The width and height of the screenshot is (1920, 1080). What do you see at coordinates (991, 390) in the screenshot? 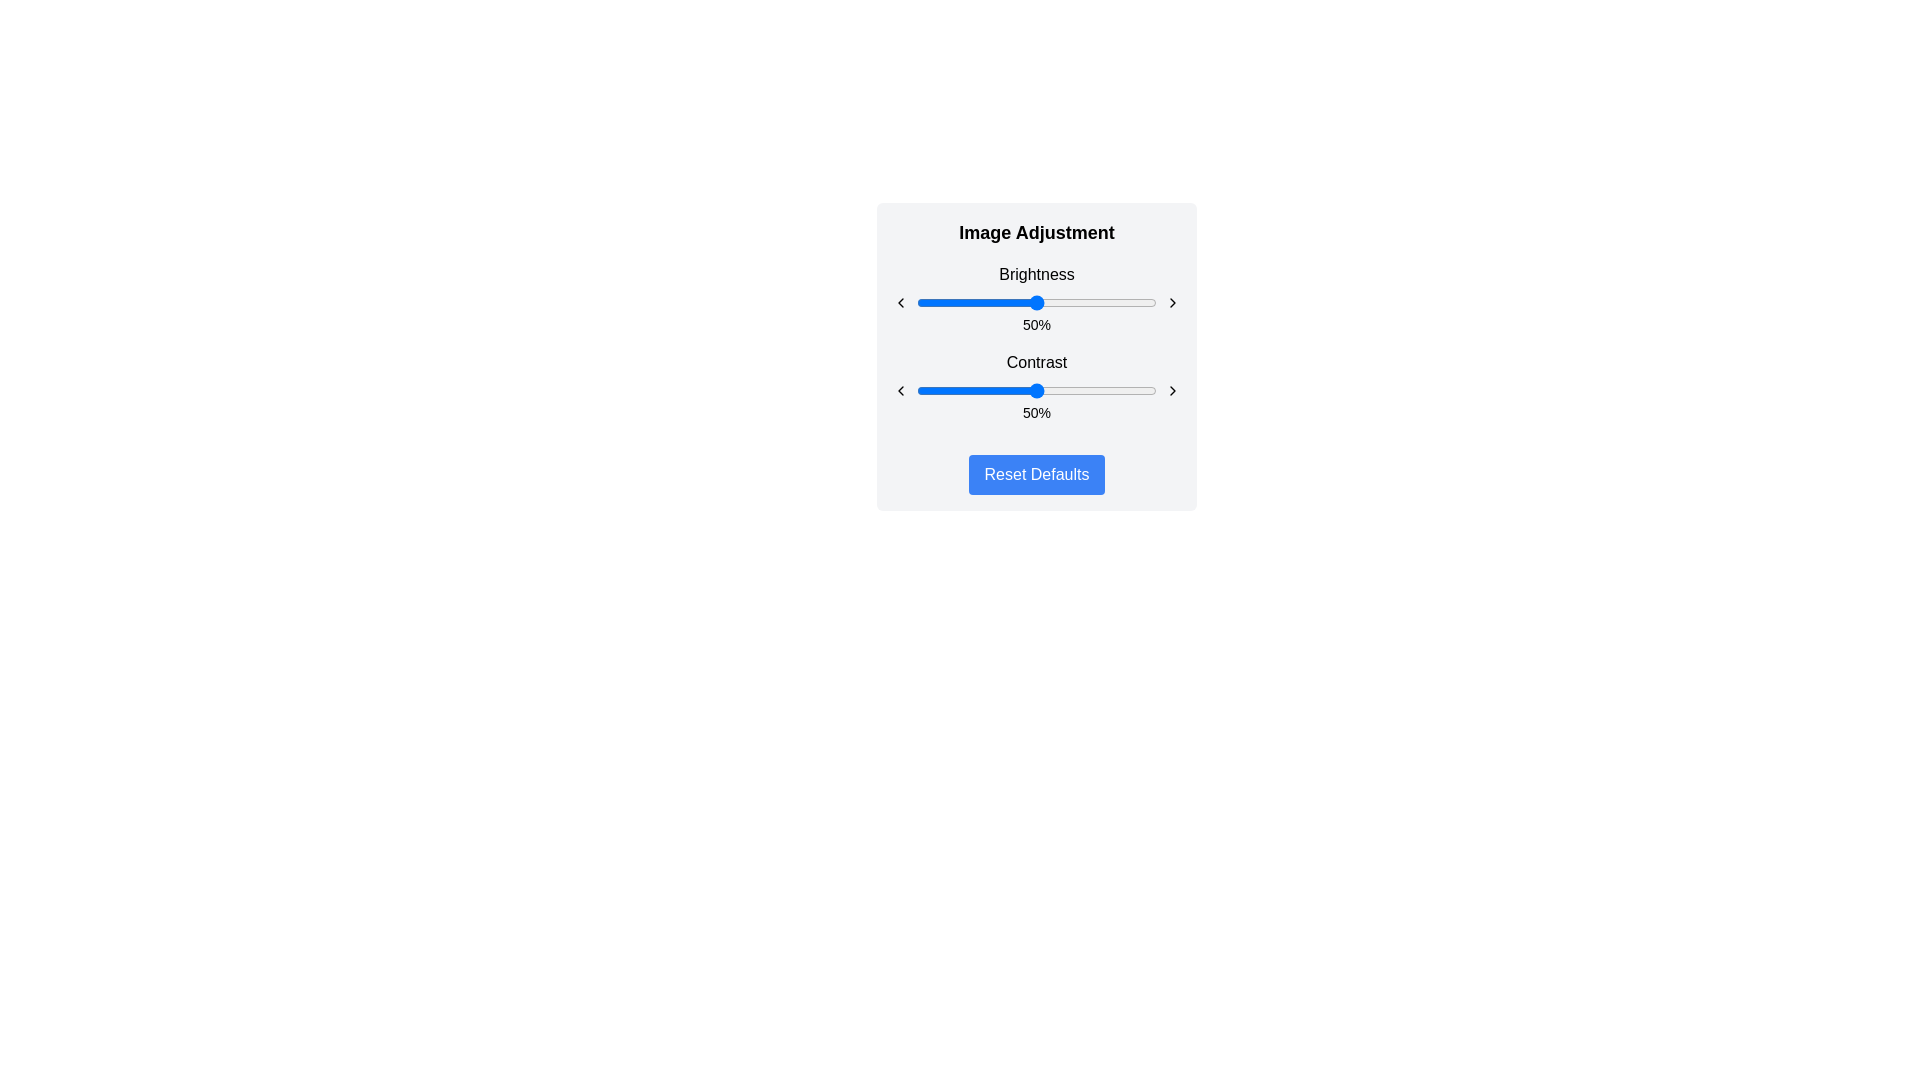
I see `contrast` at bounding box center [991, 390].